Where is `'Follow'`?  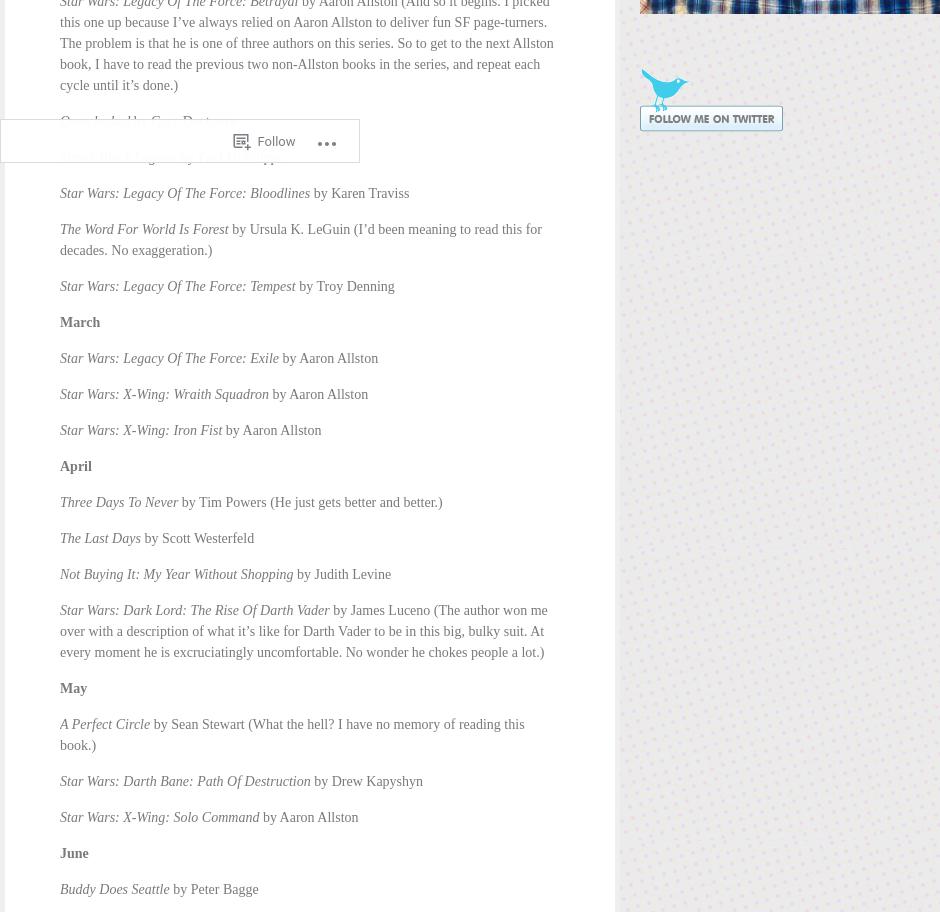
'Follow' is located at coordinates (256, 65).